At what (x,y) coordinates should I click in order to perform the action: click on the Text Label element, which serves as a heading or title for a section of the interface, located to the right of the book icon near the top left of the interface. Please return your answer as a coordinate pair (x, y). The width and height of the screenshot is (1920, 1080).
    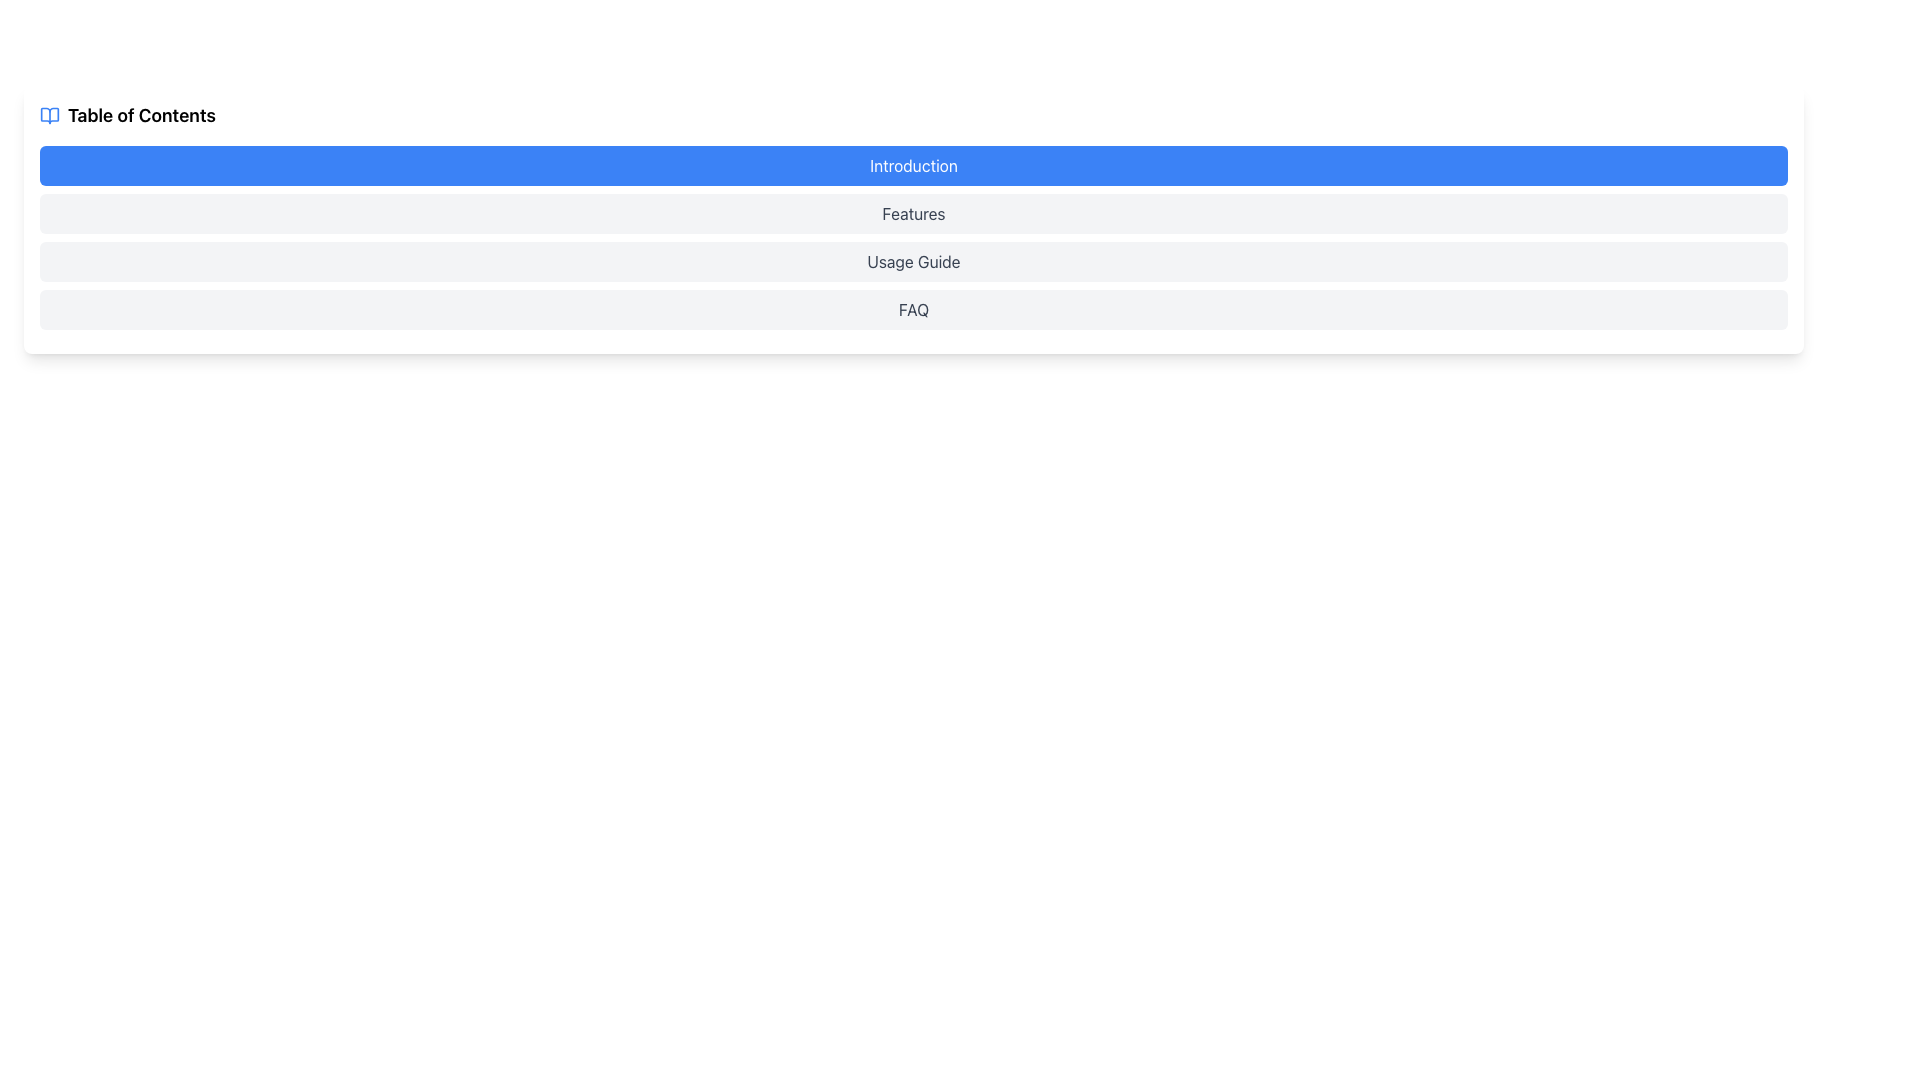
    Looking at the image, I should click on (140, 115).